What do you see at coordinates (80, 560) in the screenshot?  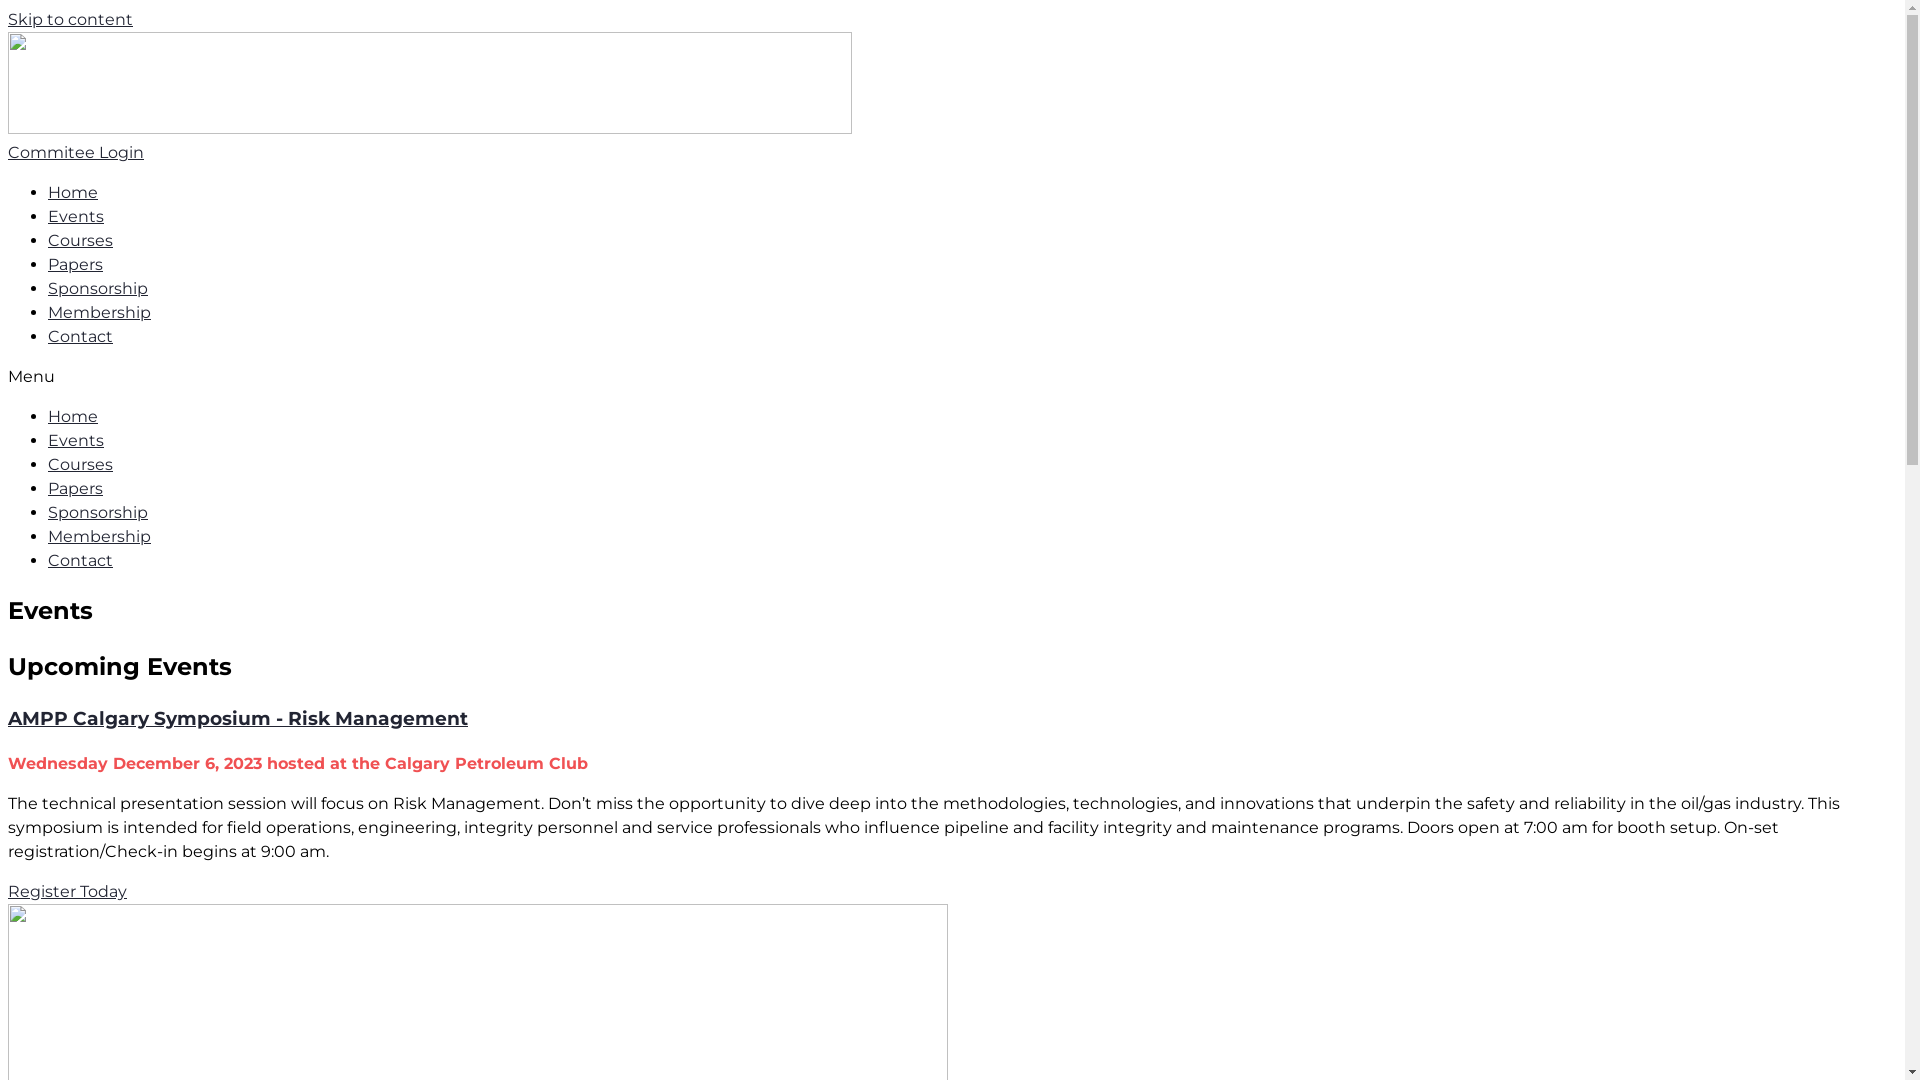 I see `'Contact'` at bounding box center [80, 560].